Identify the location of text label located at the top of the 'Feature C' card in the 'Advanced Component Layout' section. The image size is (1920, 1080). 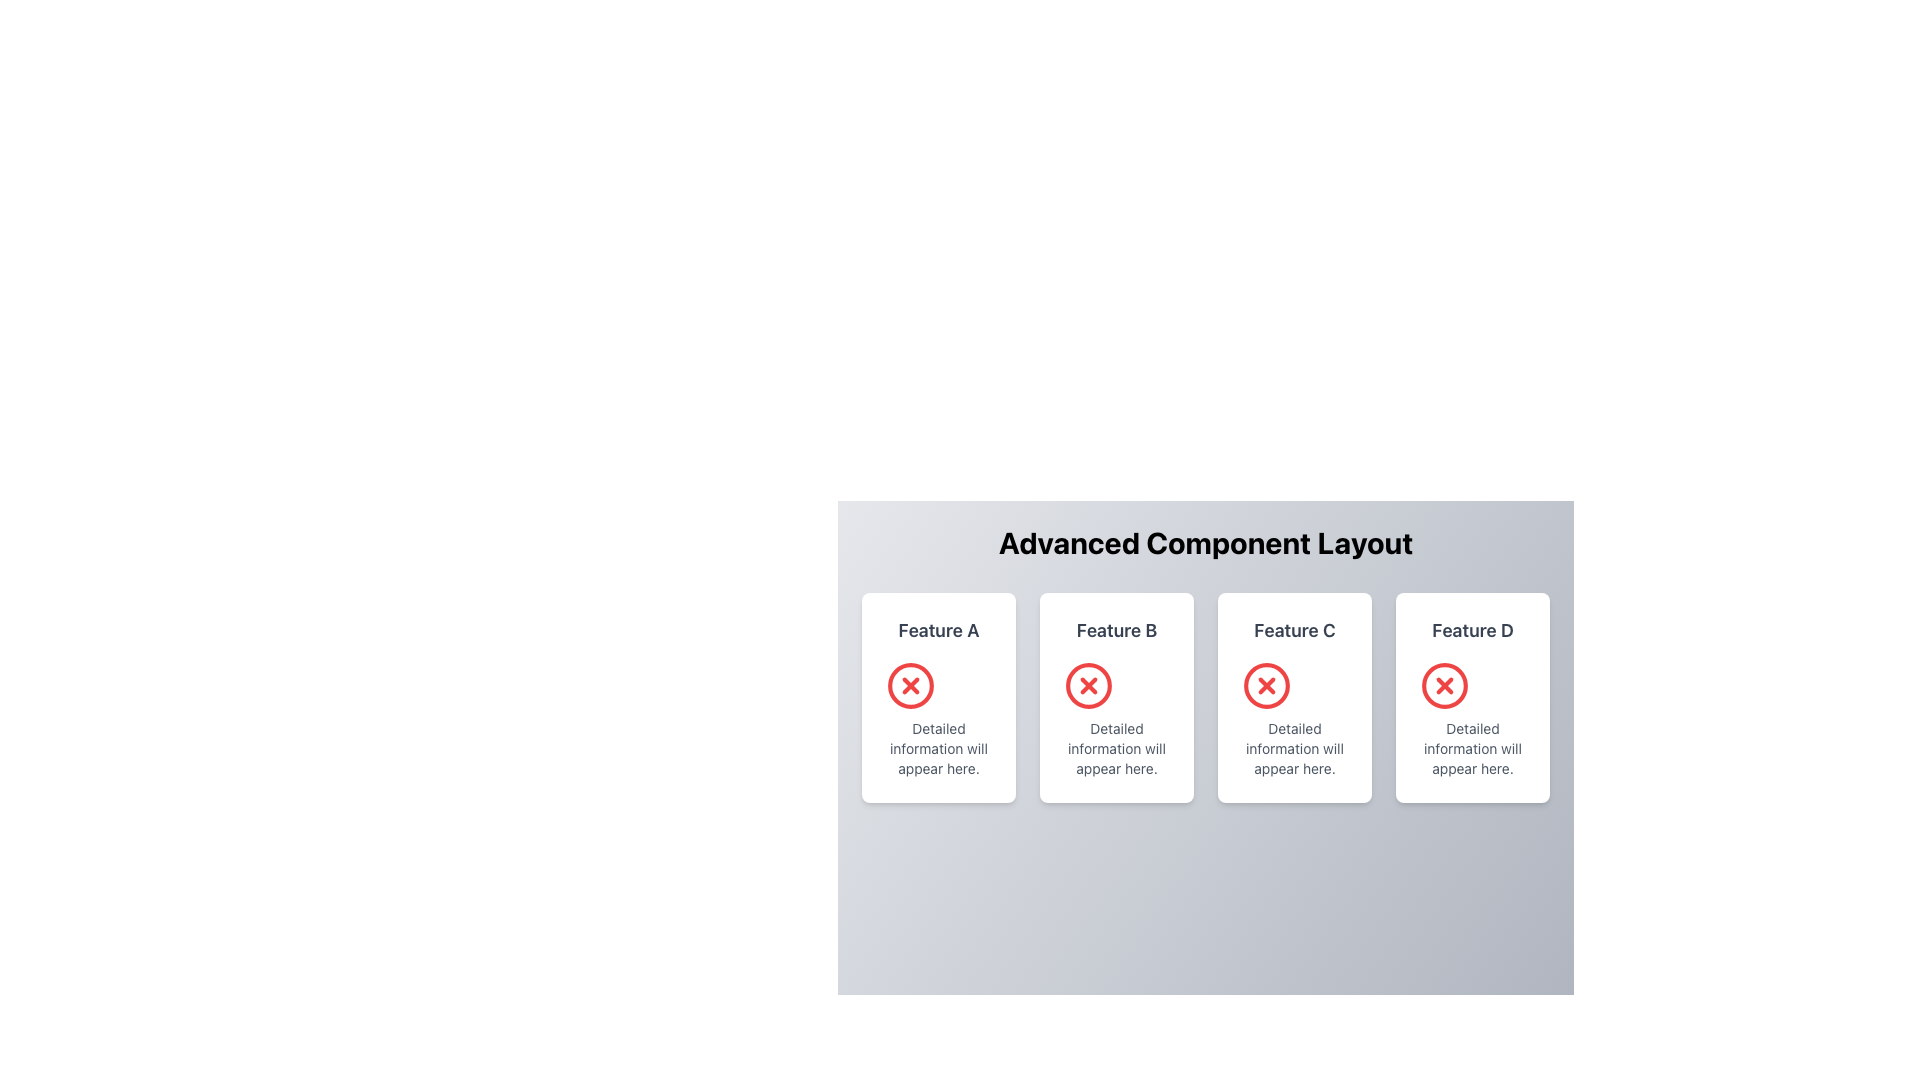
(1295, 628).